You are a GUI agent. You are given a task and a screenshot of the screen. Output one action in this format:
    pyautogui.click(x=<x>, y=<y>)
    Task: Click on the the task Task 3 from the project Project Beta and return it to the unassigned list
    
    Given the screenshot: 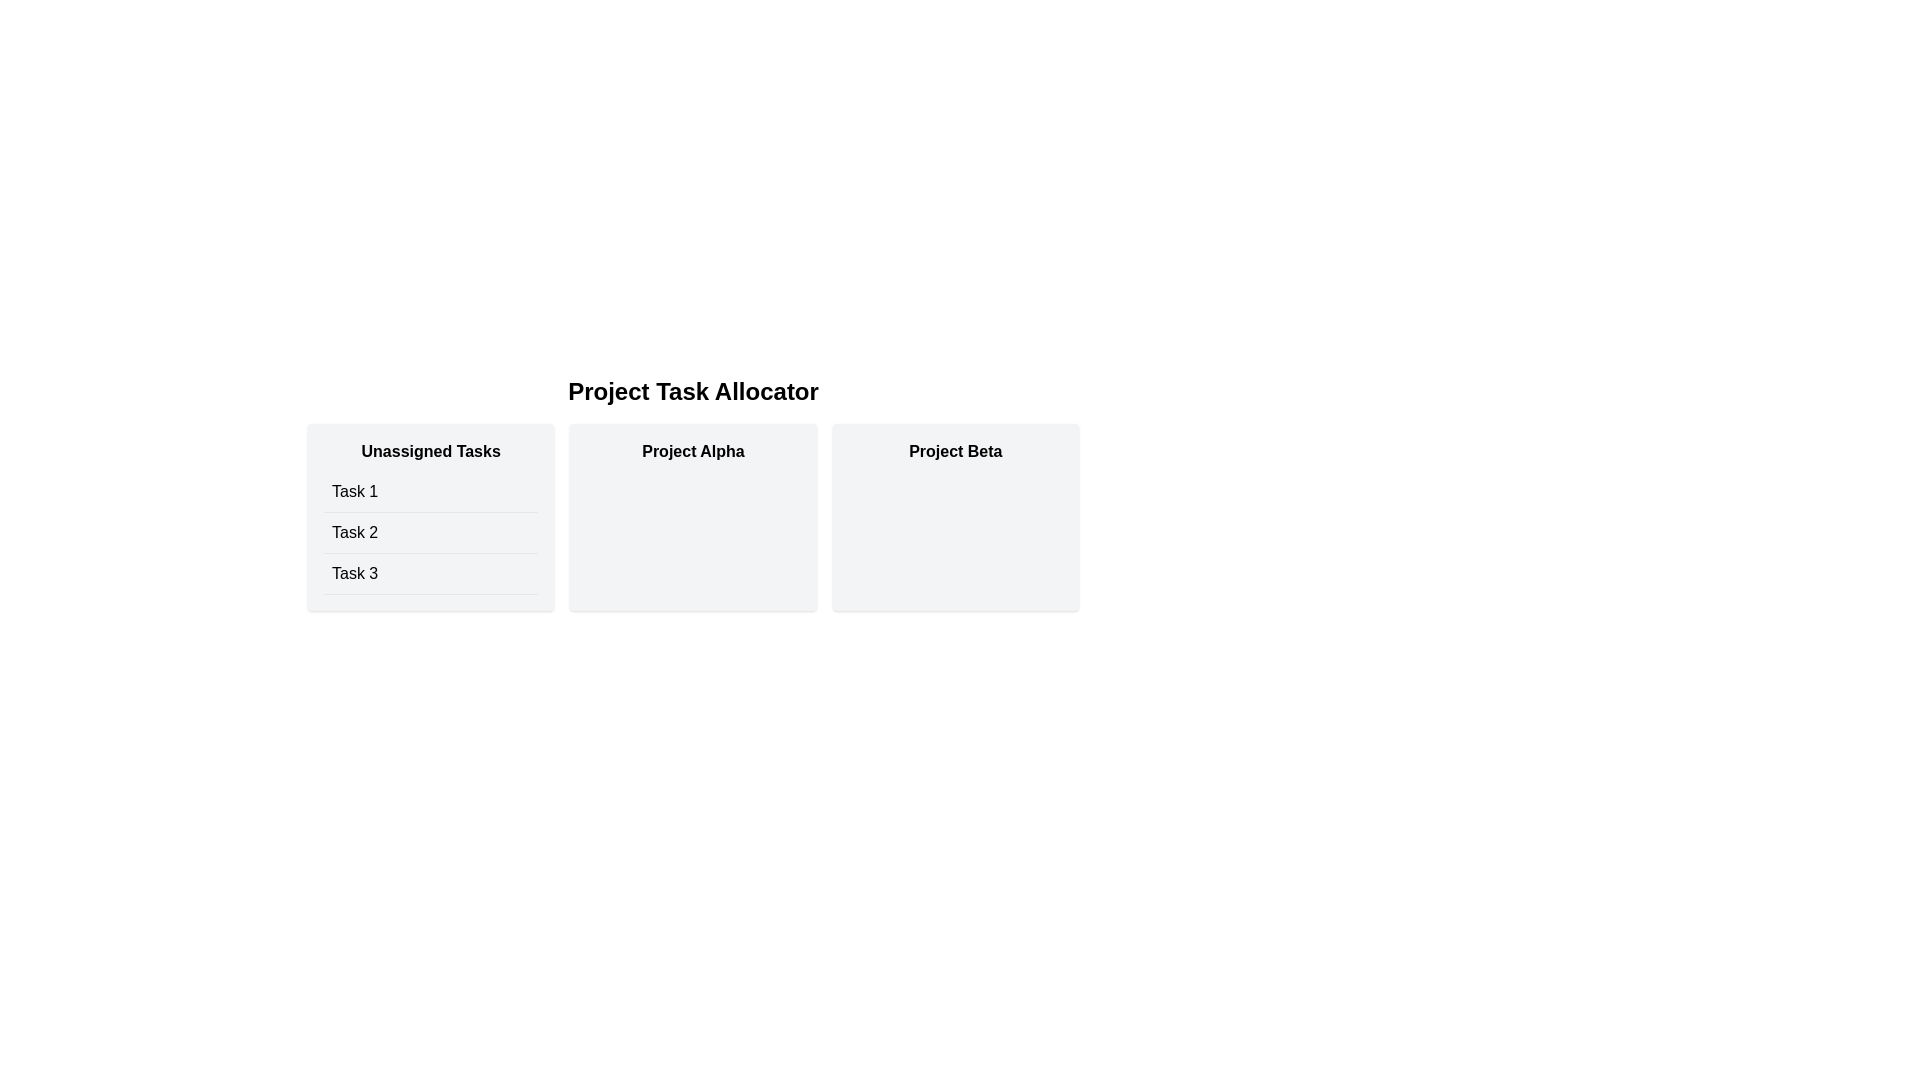 What is the action you would take?
    pyautogui.click(x=954, y=516)
    